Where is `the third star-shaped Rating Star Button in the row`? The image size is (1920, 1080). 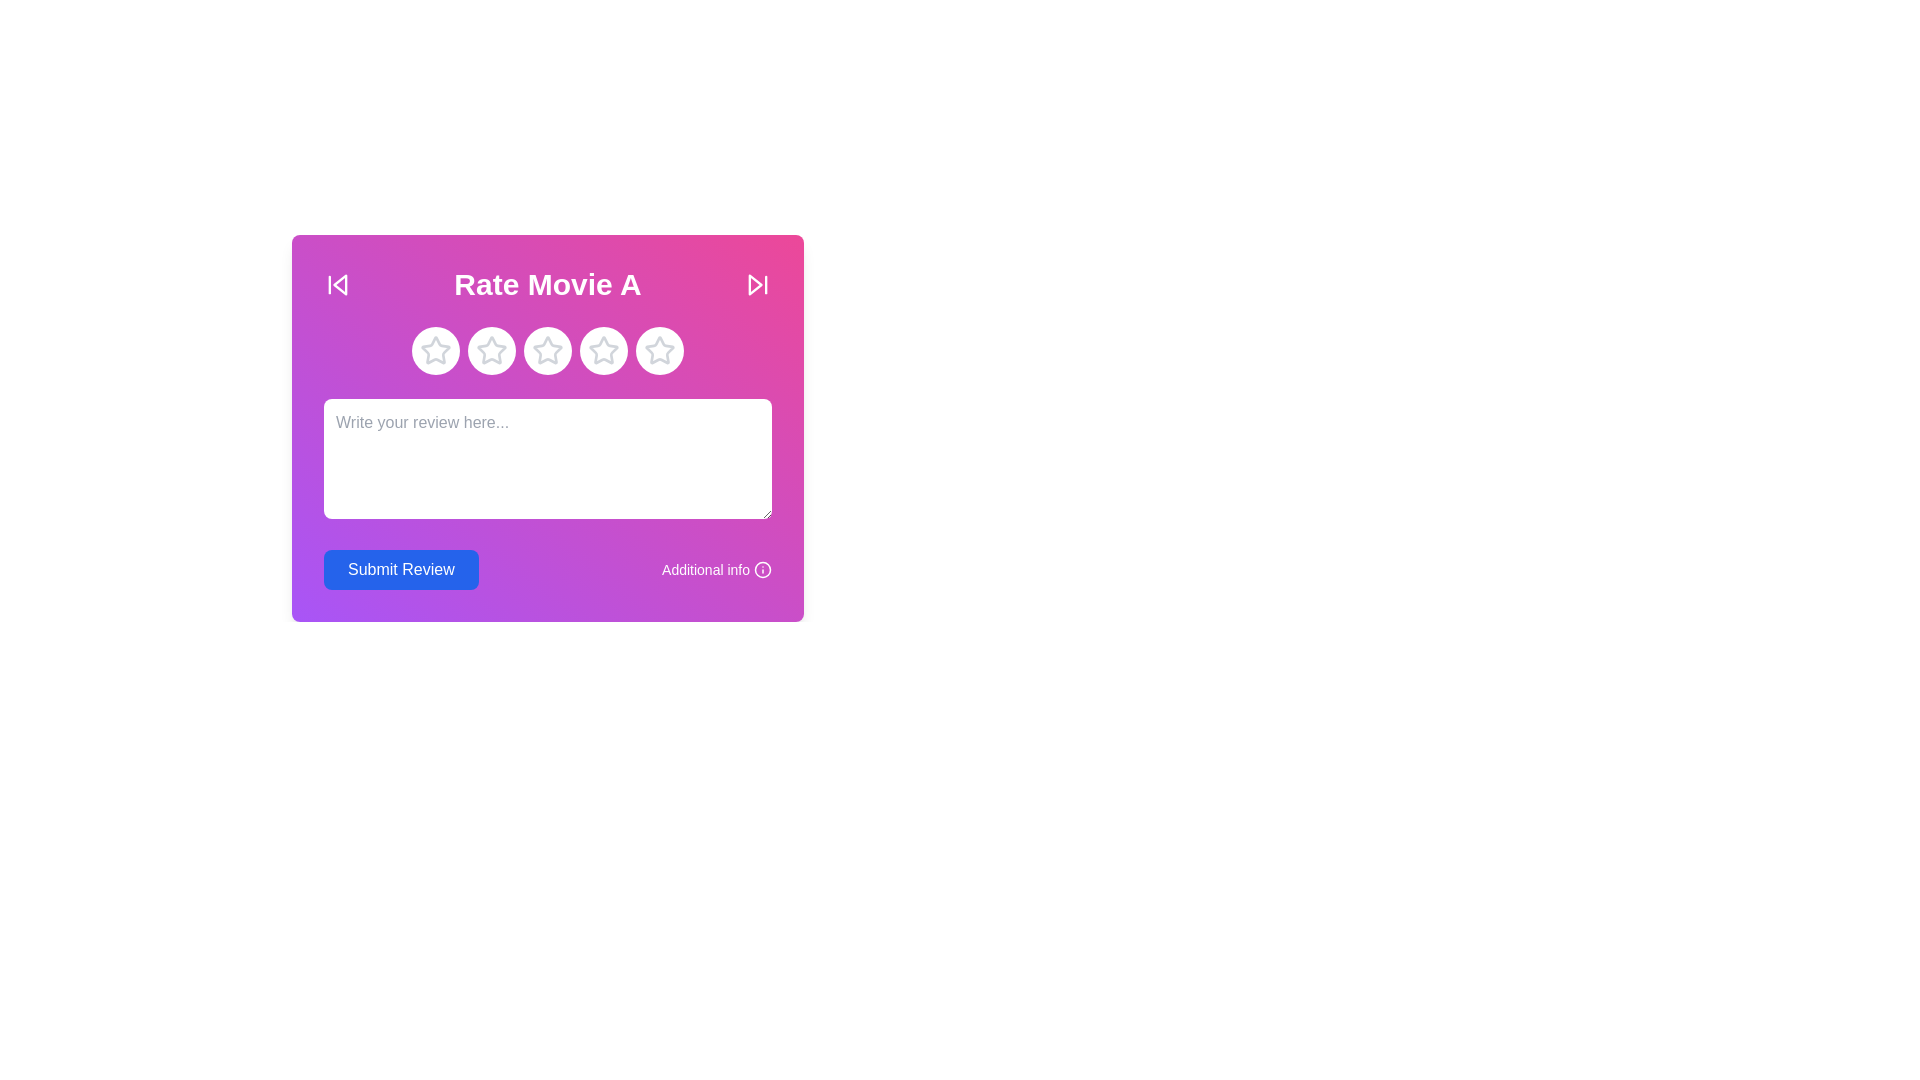
the third star-shaped Rating Star Button in the row is located at coordinates (547, 350).